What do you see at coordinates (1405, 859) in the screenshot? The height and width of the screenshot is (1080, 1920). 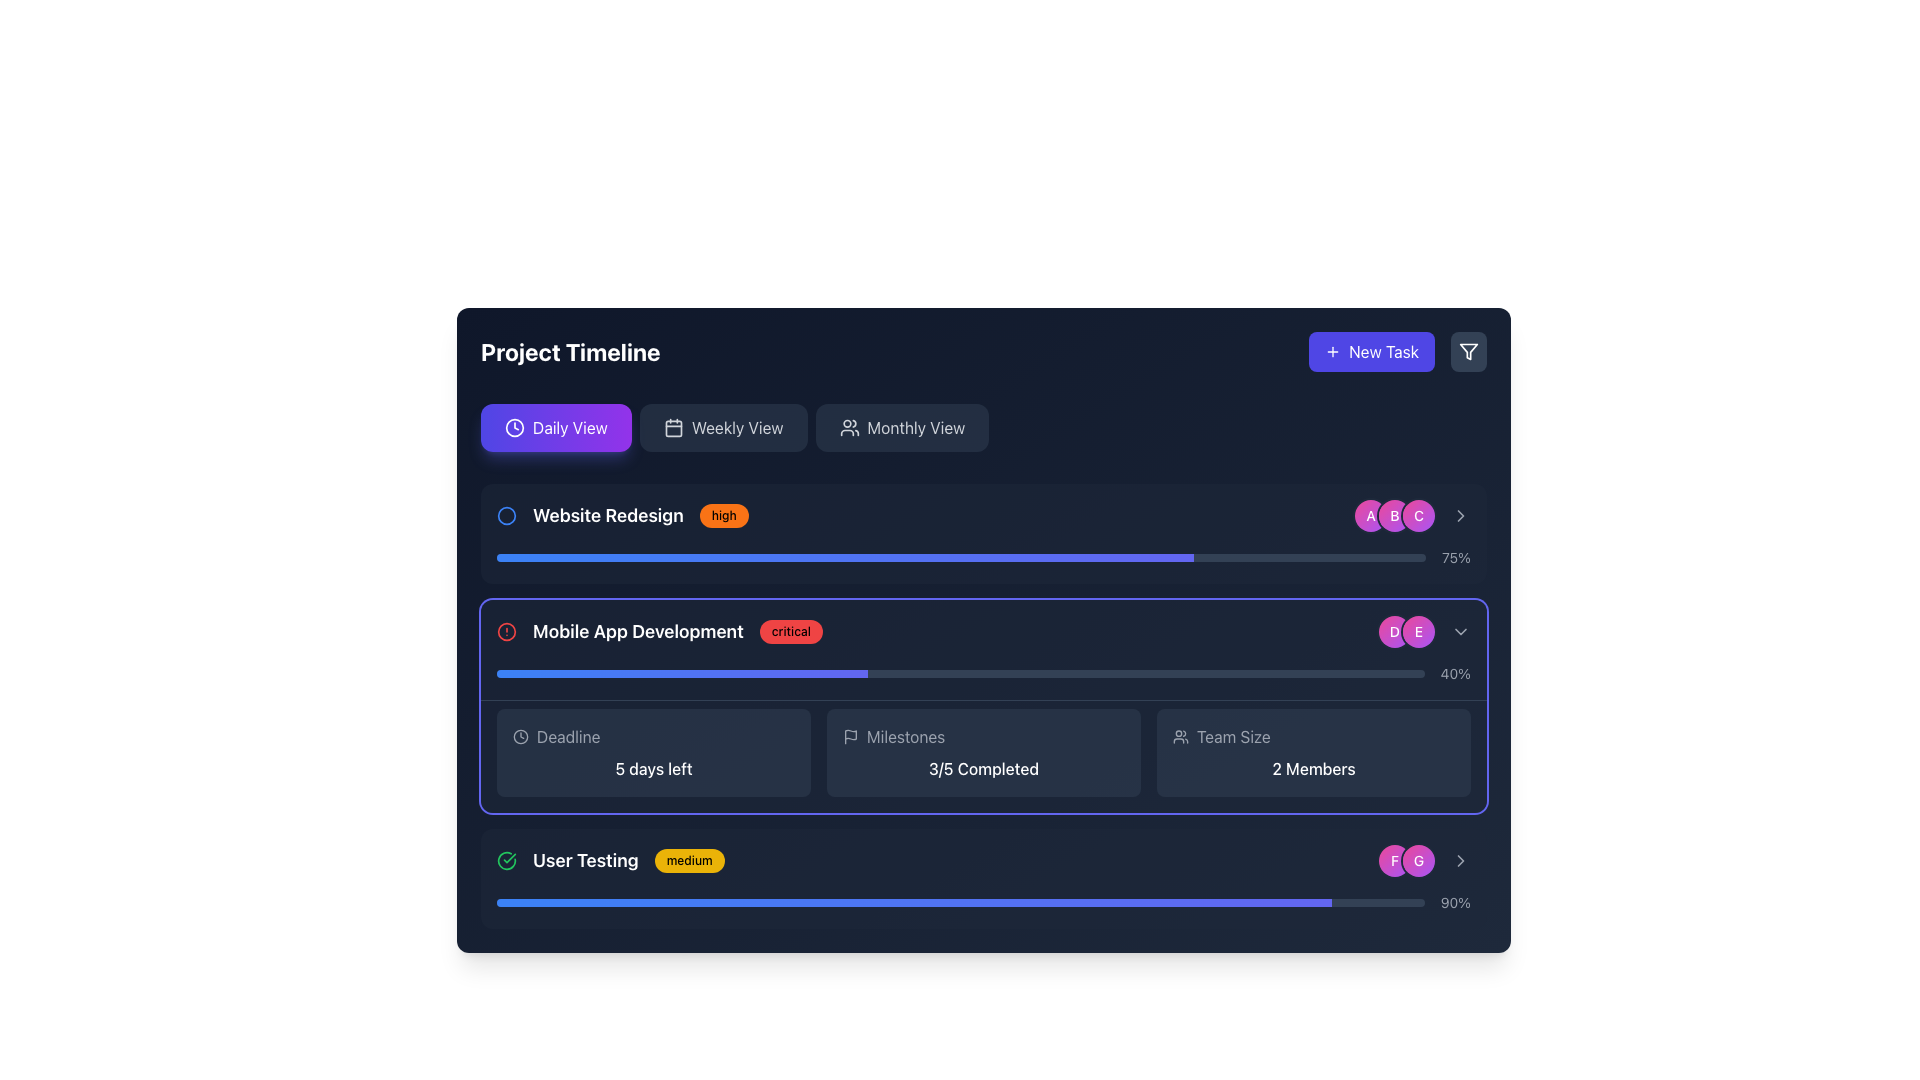 I see `the Profile icons grouped at the bottom-right corner of the main interface, which represents two user profiles or identifiers` at bounding box center [1405, 859].